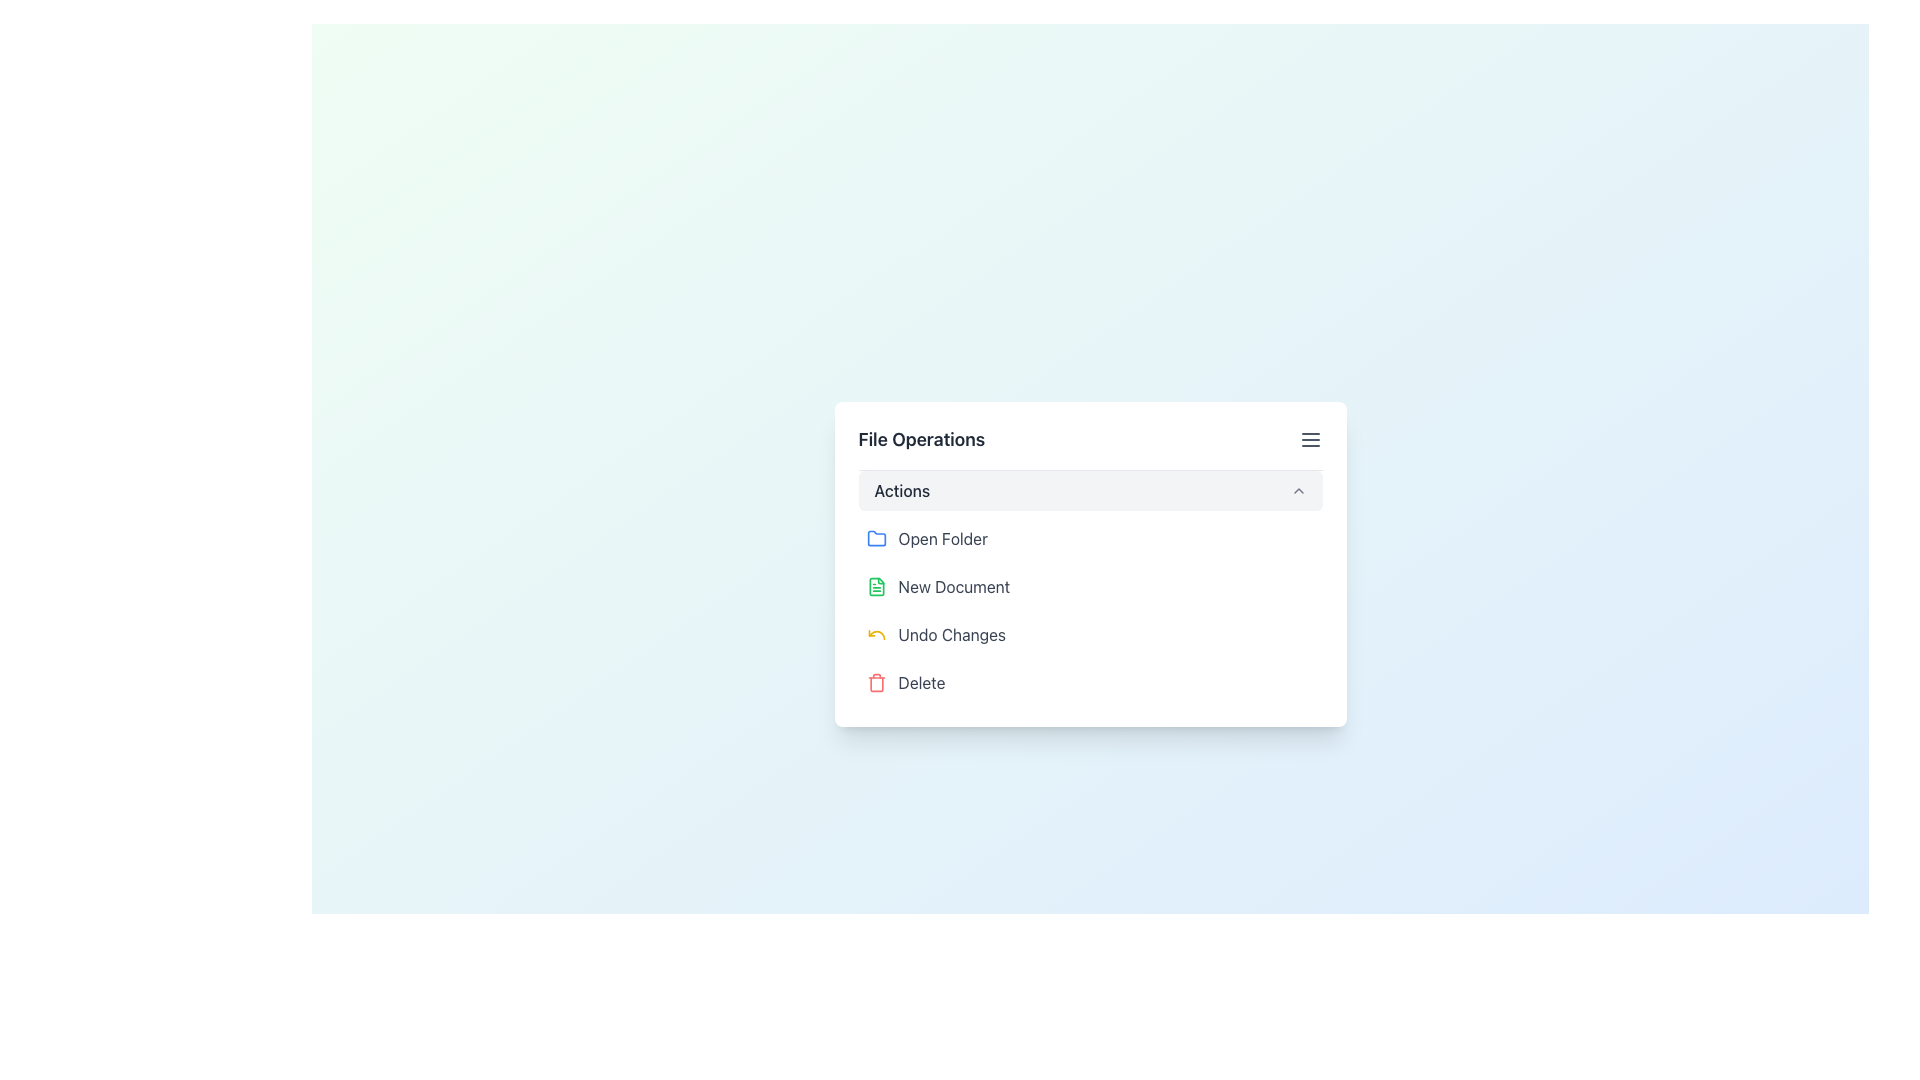  What do you see at coordinates (950, 633) in the screenshot?
I see `the 'Undo Changes' text label, which is the third option in the vertical list of actions within the 'File Operations' card, styled in gray with a yellow undo icon on the left` at bounding box center [950, 633].